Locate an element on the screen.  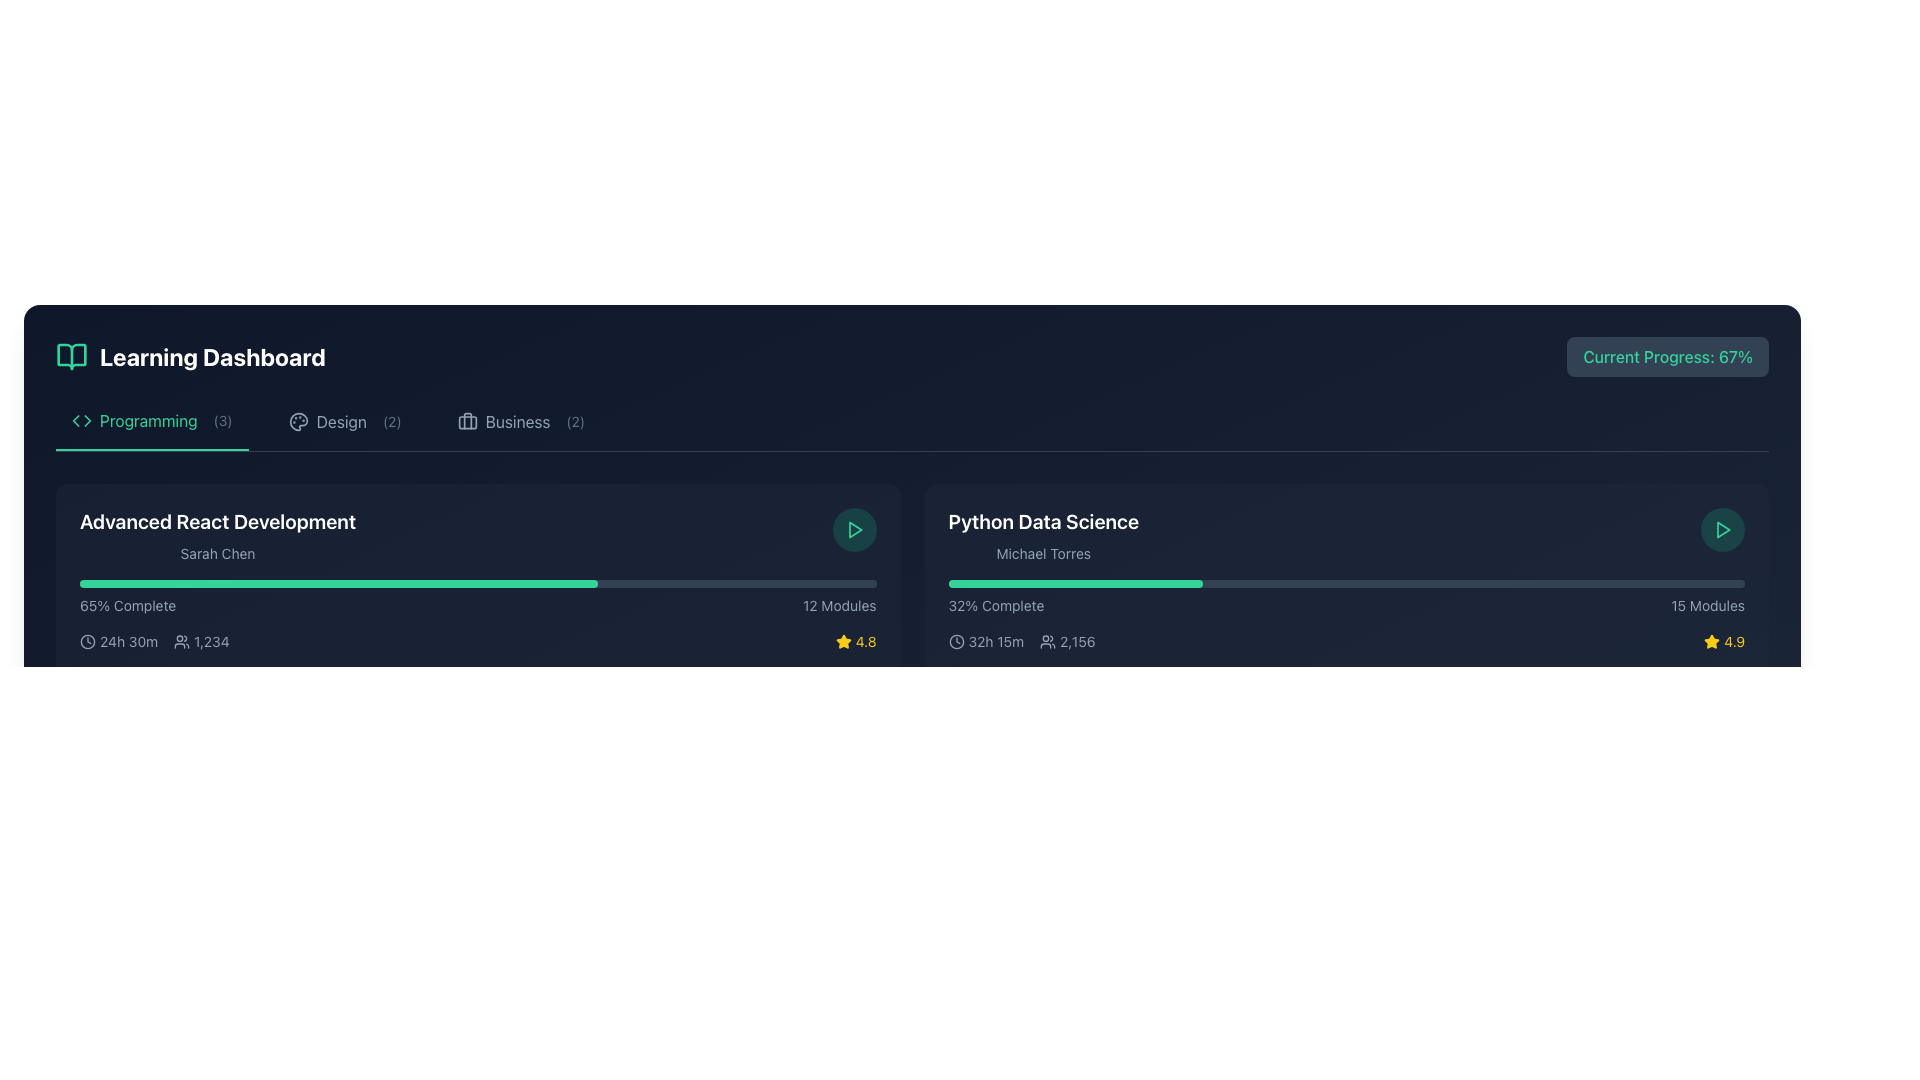
the circular play button with a greenish hue located beside the course details for 'Advanced React Development' by 'Sarah Chen' is located at coordinates (854, 528).